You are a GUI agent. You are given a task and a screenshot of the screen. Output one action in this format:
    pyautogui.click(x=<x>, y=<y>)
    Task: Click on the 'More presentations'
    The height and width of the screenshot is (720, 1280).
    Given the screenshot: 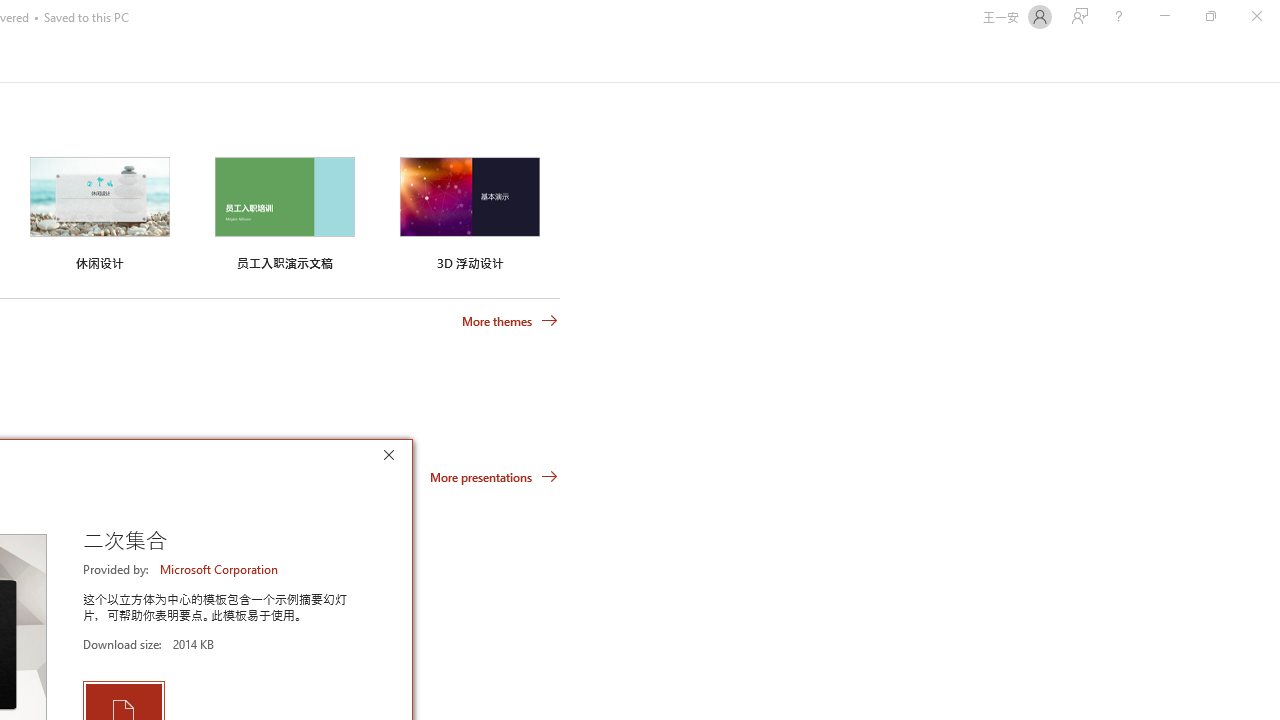 What is the action you would take?
    pyautogui.click(x=494, y=477)
    